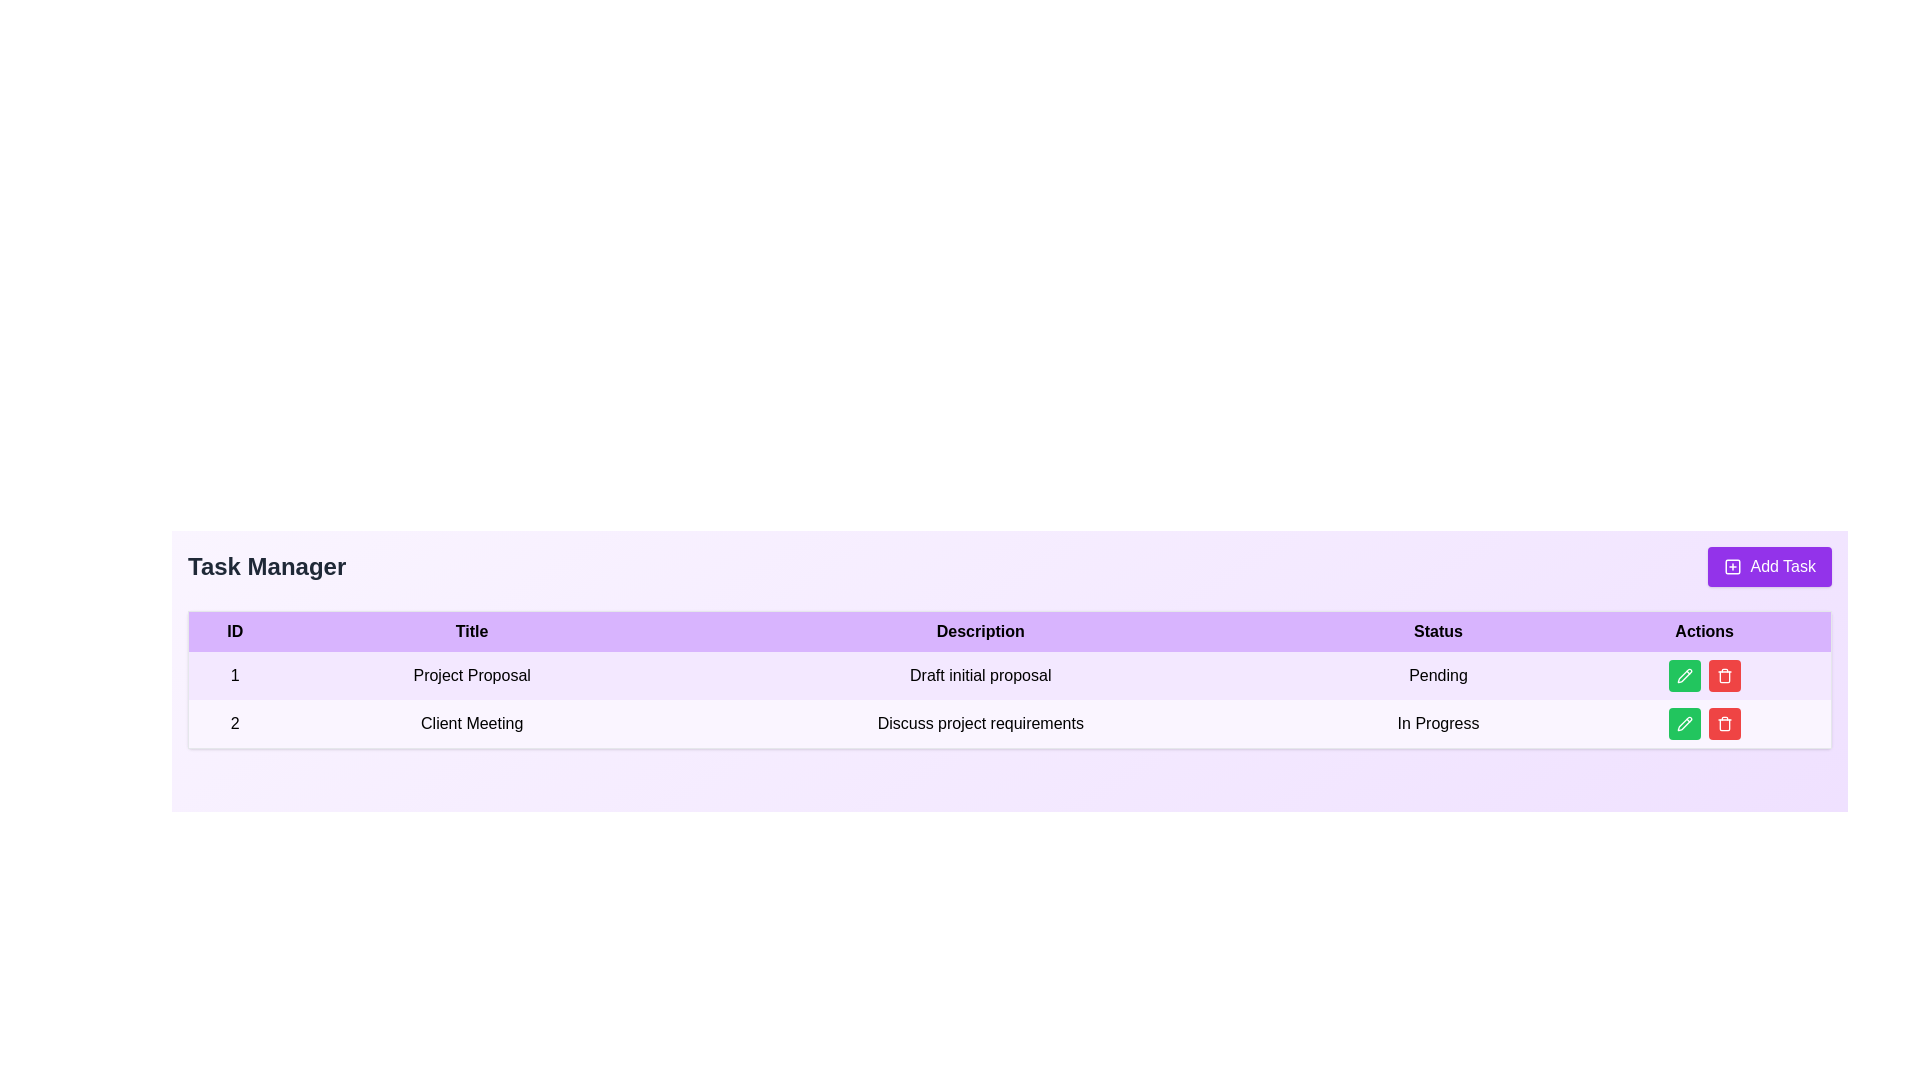 The image size is (1920, 1080). Describe the element at coordinates (1437, 675) in the screenshot. I see `text label displaying 'Pending' in the 'Status' column of the table for the row labeled '1' with title 'Project Proposal'` at that location.